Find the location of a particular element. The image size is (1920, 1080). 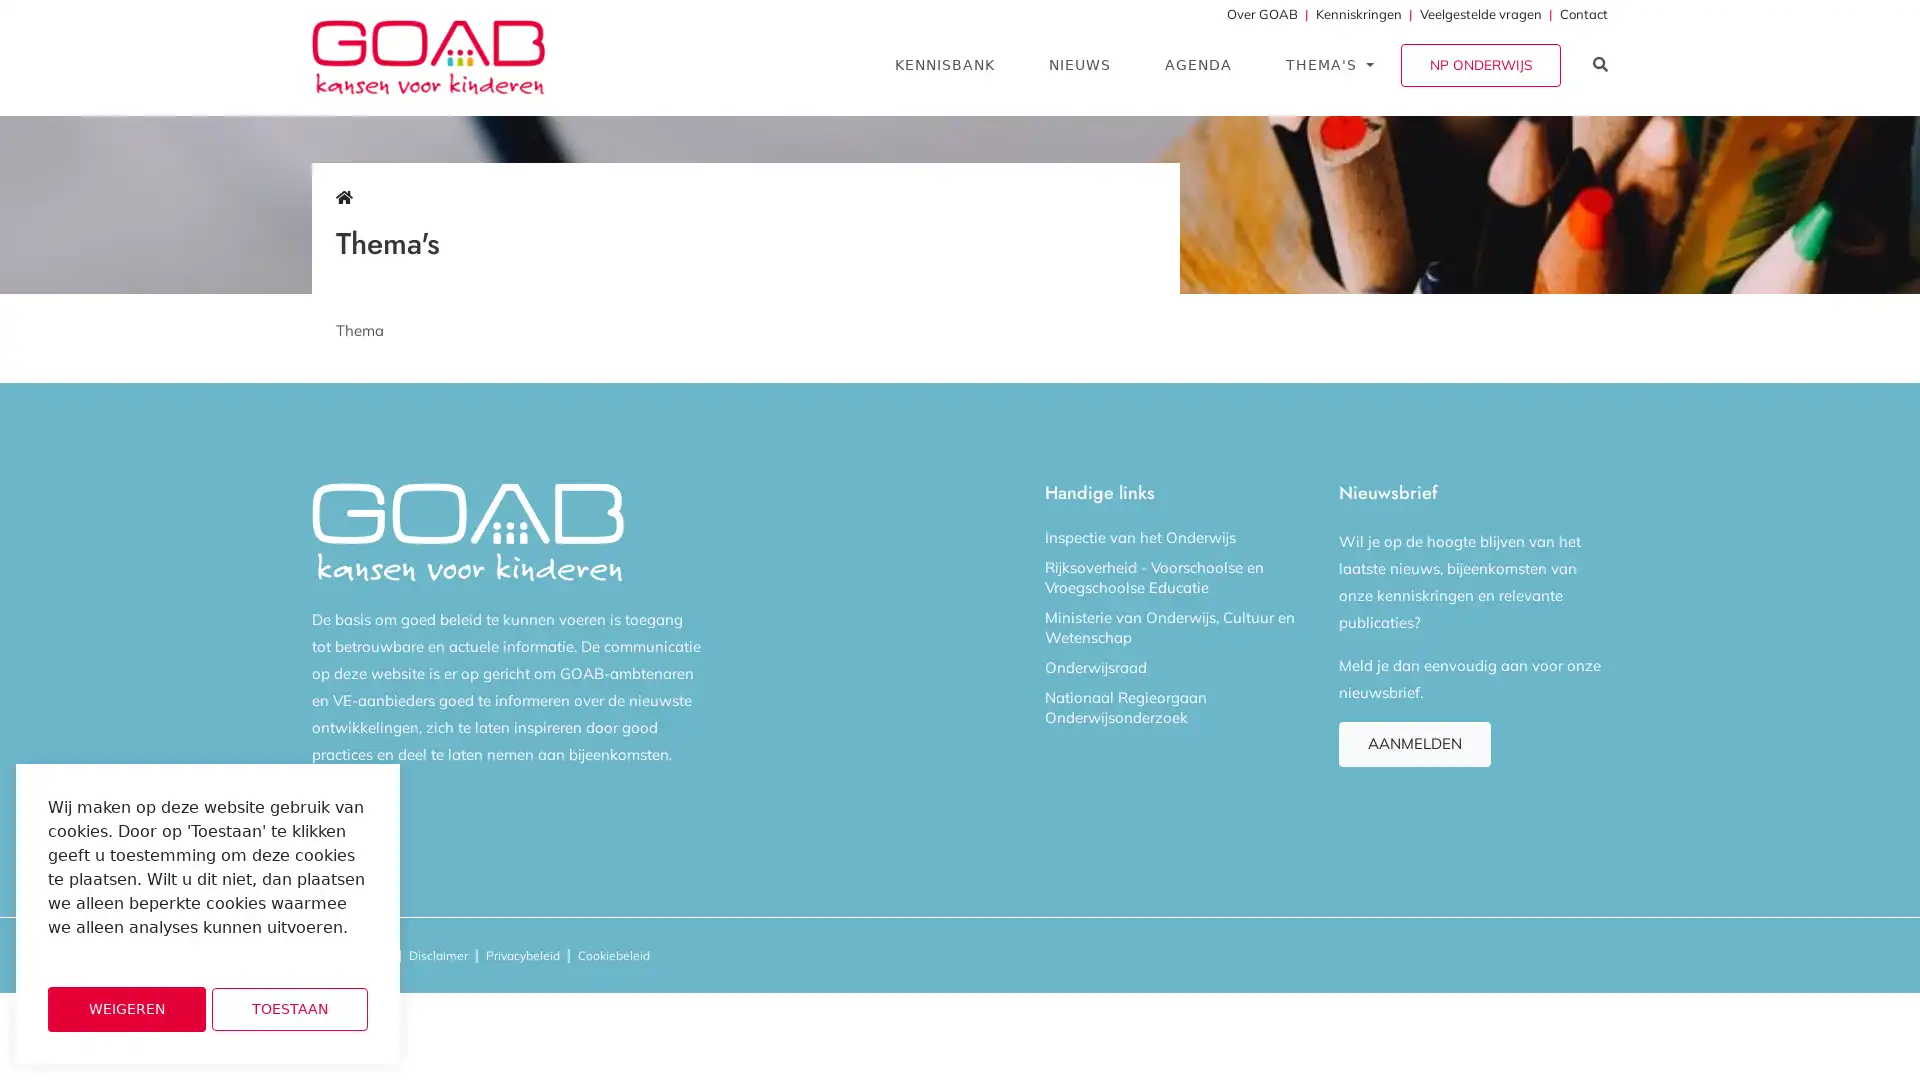

learn more about cookies is located at coordinates (100, 954).